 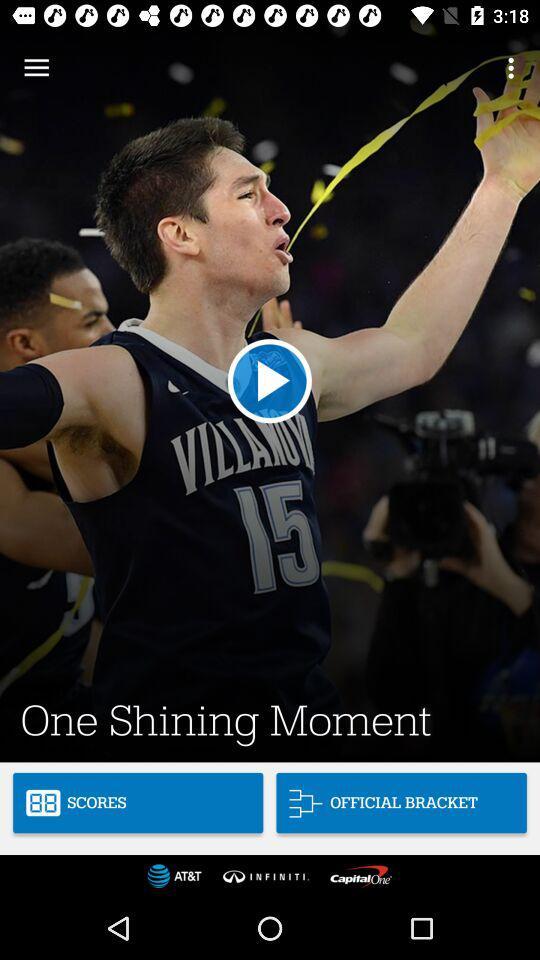 I want to click on the item to the left of official bracket icon, so click(x=137, y=803).